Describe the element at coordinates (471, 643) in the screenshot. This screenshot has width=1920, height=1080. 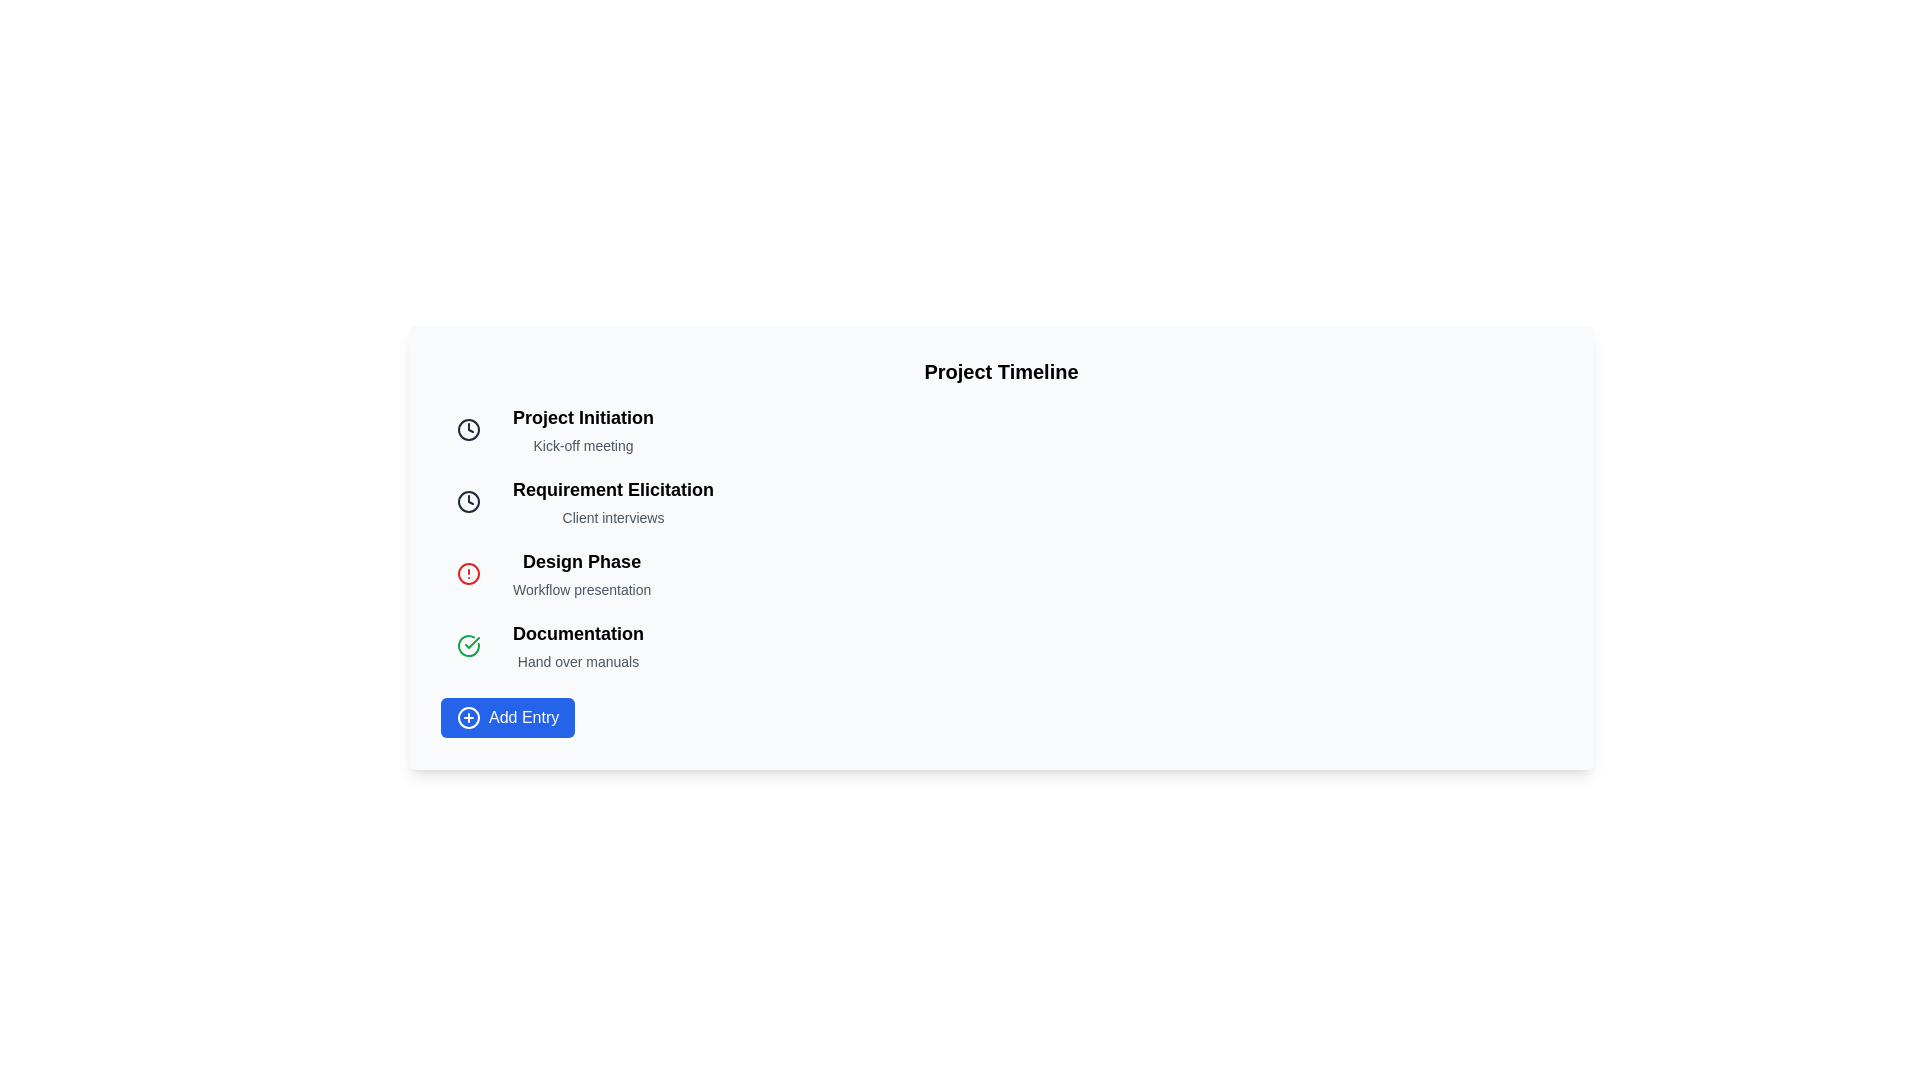
I see `the green checkmark icon located at the bottom section of the vertical timeline, next to the 'Documentation' phase label` at that location.